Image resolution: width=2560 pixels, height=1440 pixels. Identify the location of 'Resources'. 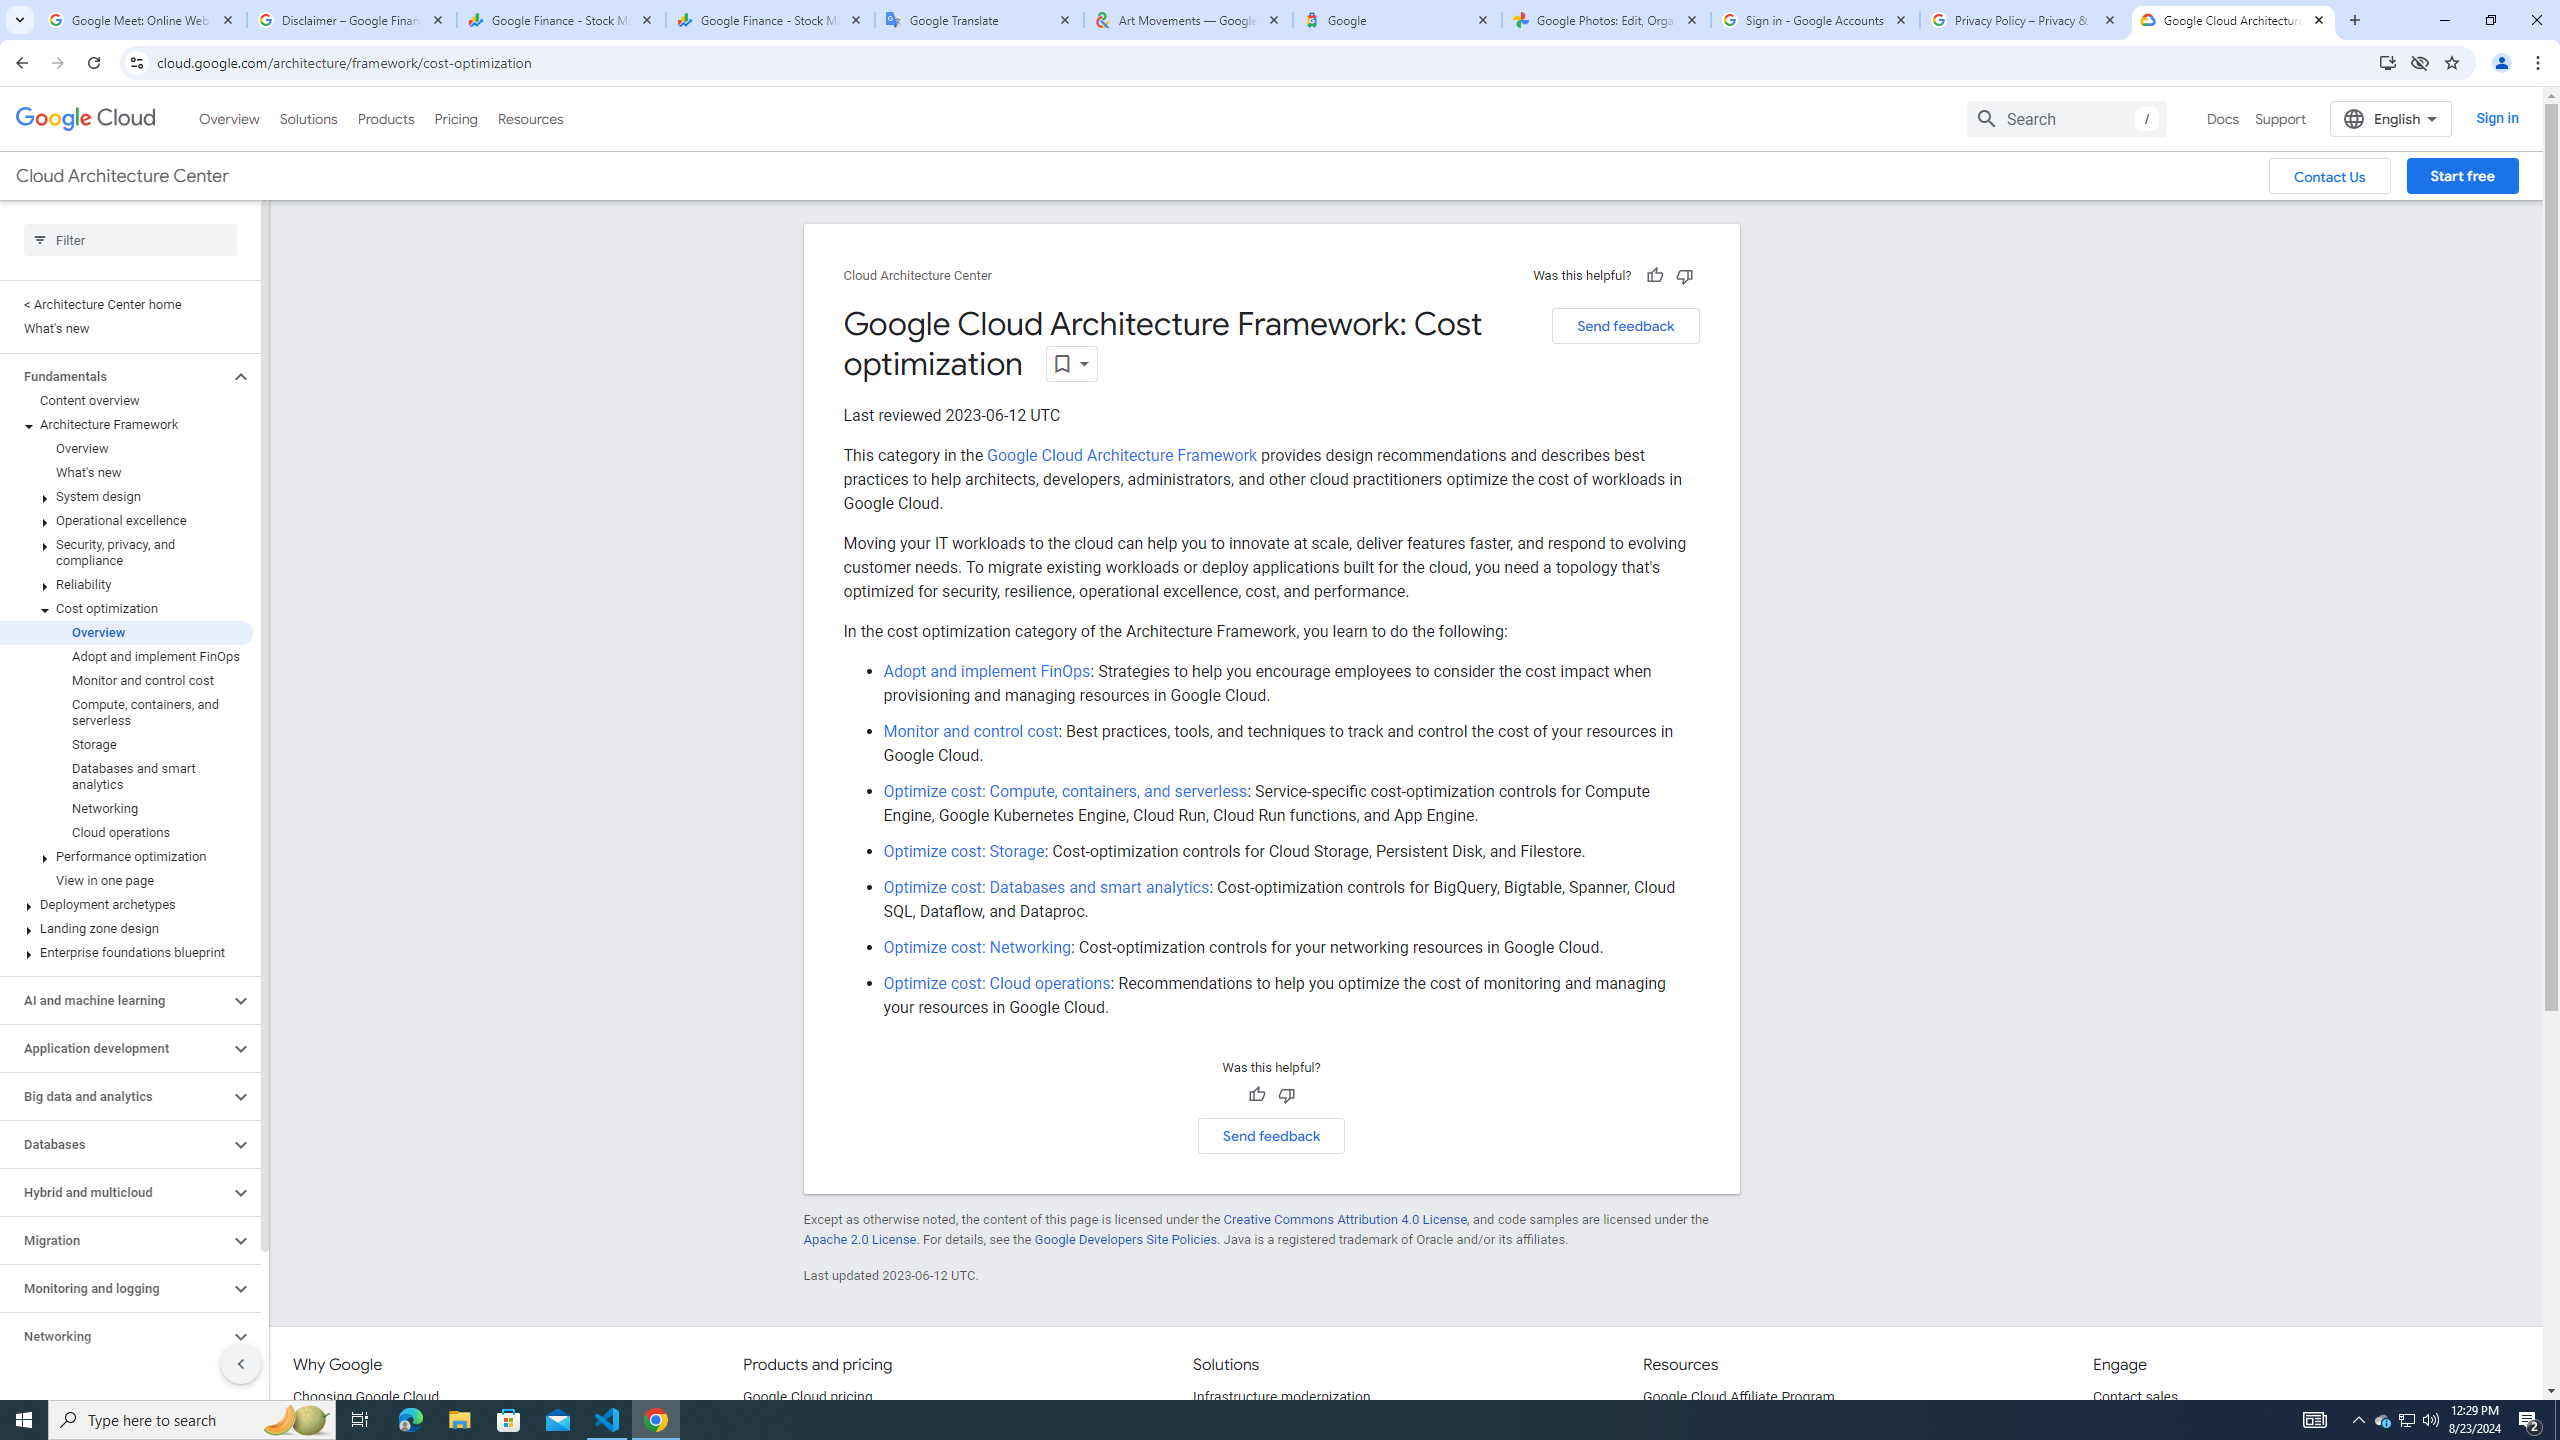
(529, 118).